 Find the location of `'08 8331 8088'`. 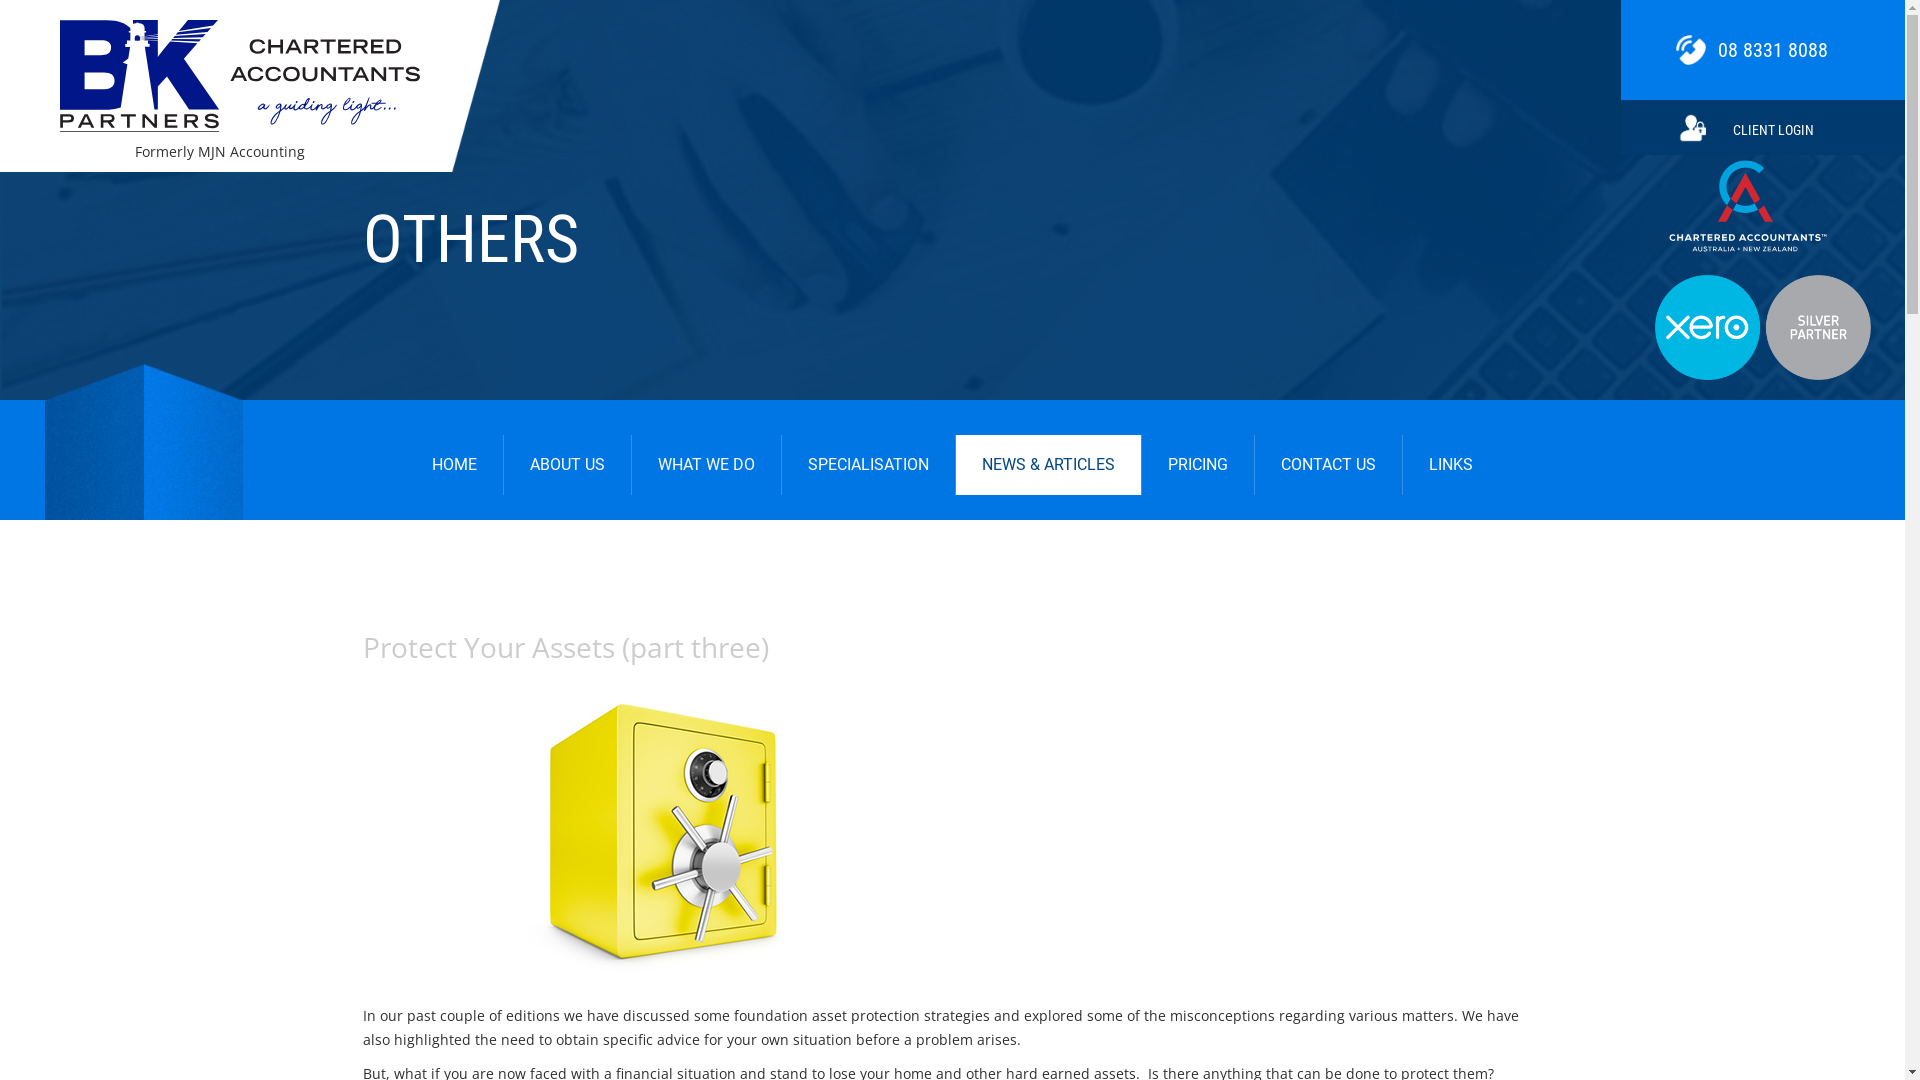

'08 8331 8088' is located at coordinates (1762, 49).